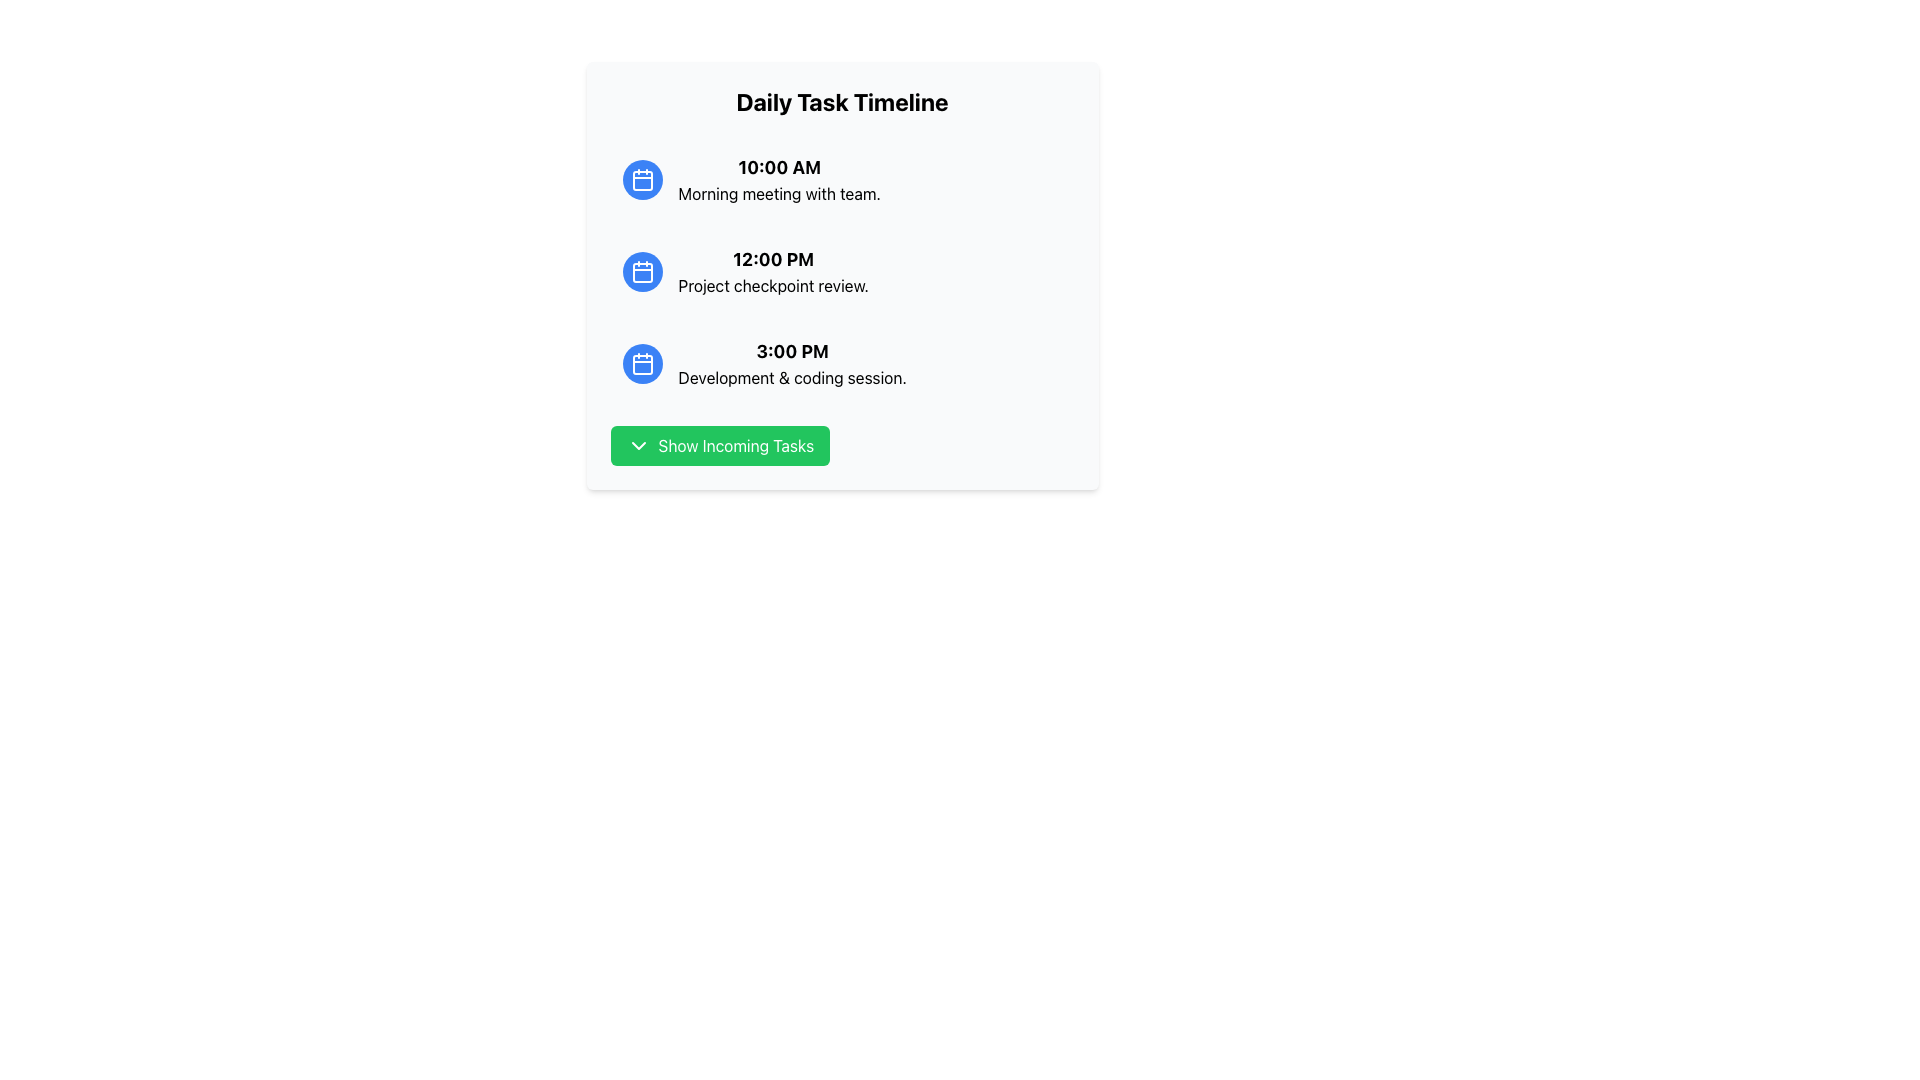 The image size is (1920, 1080). What do you see at coordinates (791, 350) in the screenshot?
I see `the text label indicating the scheduled time '3:00 PM' for the associated activity in the timeline` at bounding box center [791, 350].